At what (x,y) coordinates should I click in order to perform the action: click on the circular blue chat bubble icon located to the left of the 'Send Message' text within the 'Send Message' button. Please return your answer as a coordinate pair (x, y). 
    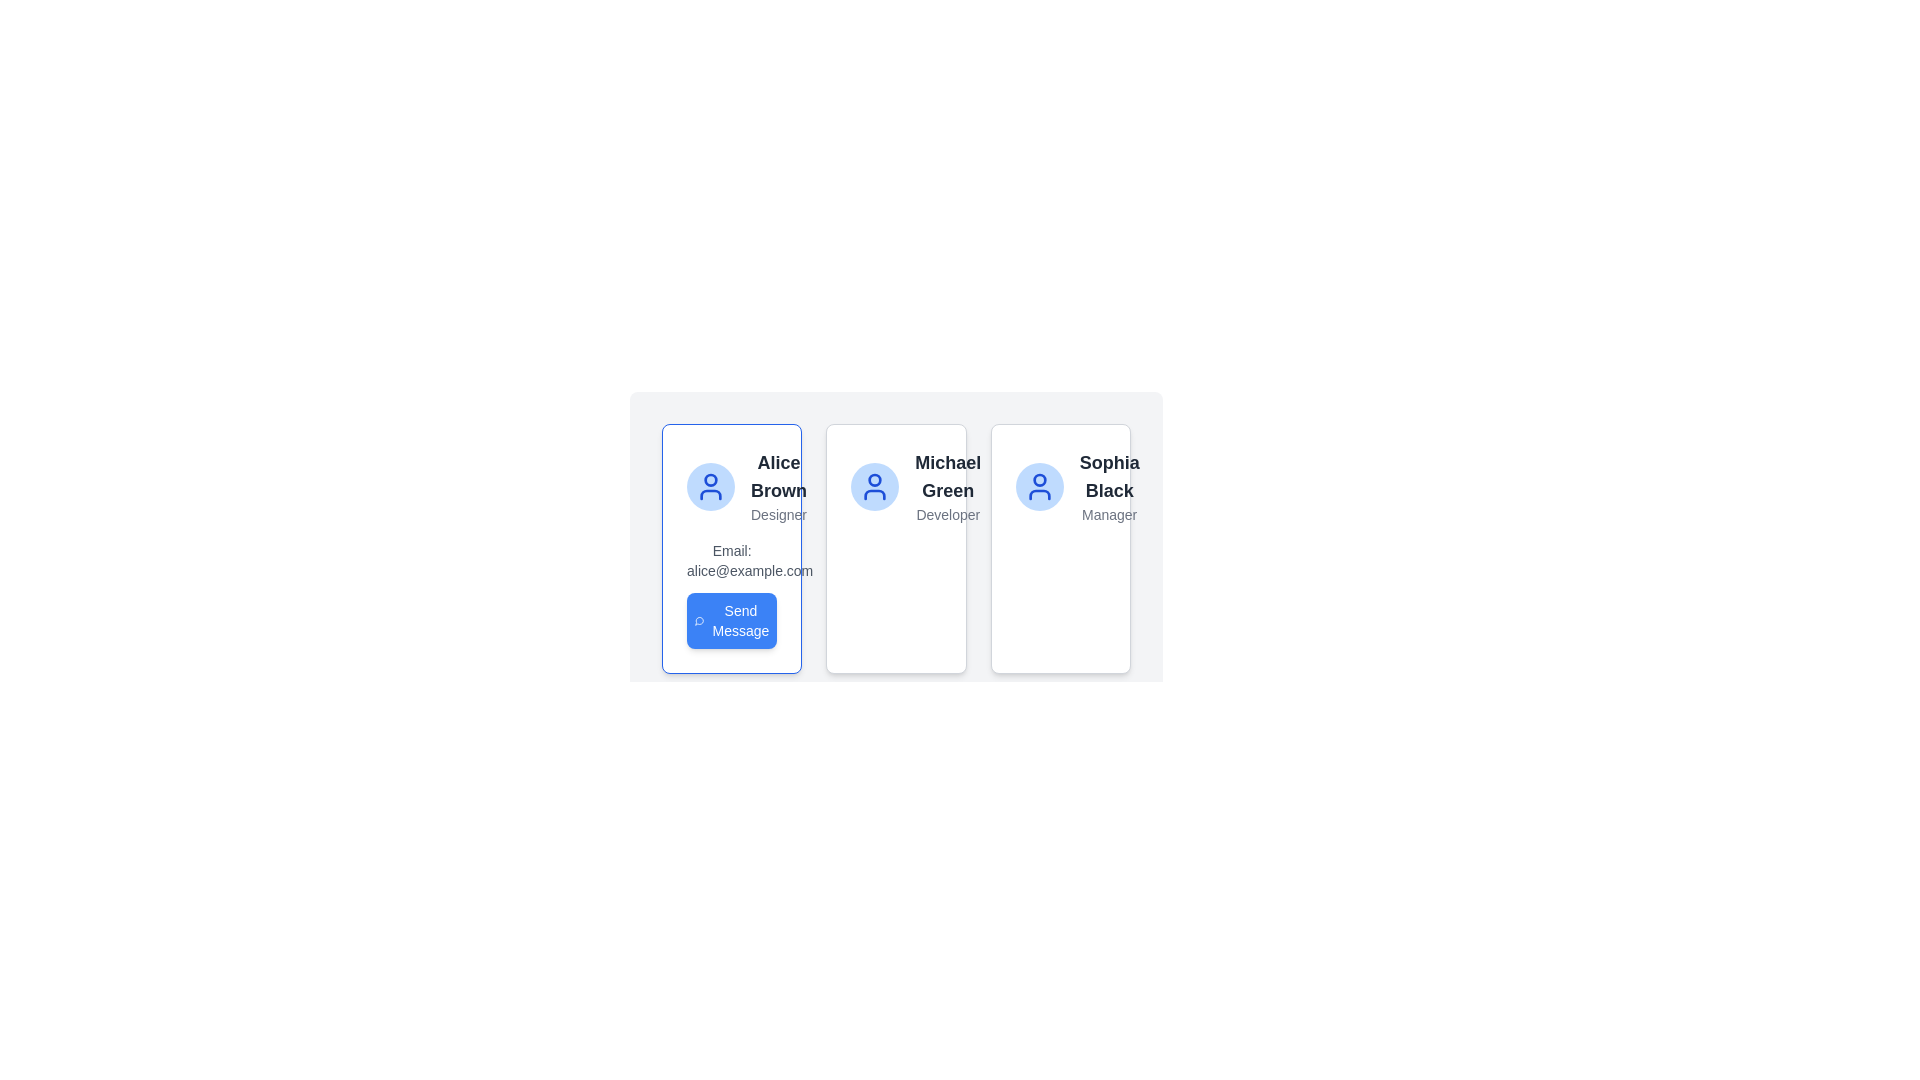
    Looking at the image, I should click on (699, 620).